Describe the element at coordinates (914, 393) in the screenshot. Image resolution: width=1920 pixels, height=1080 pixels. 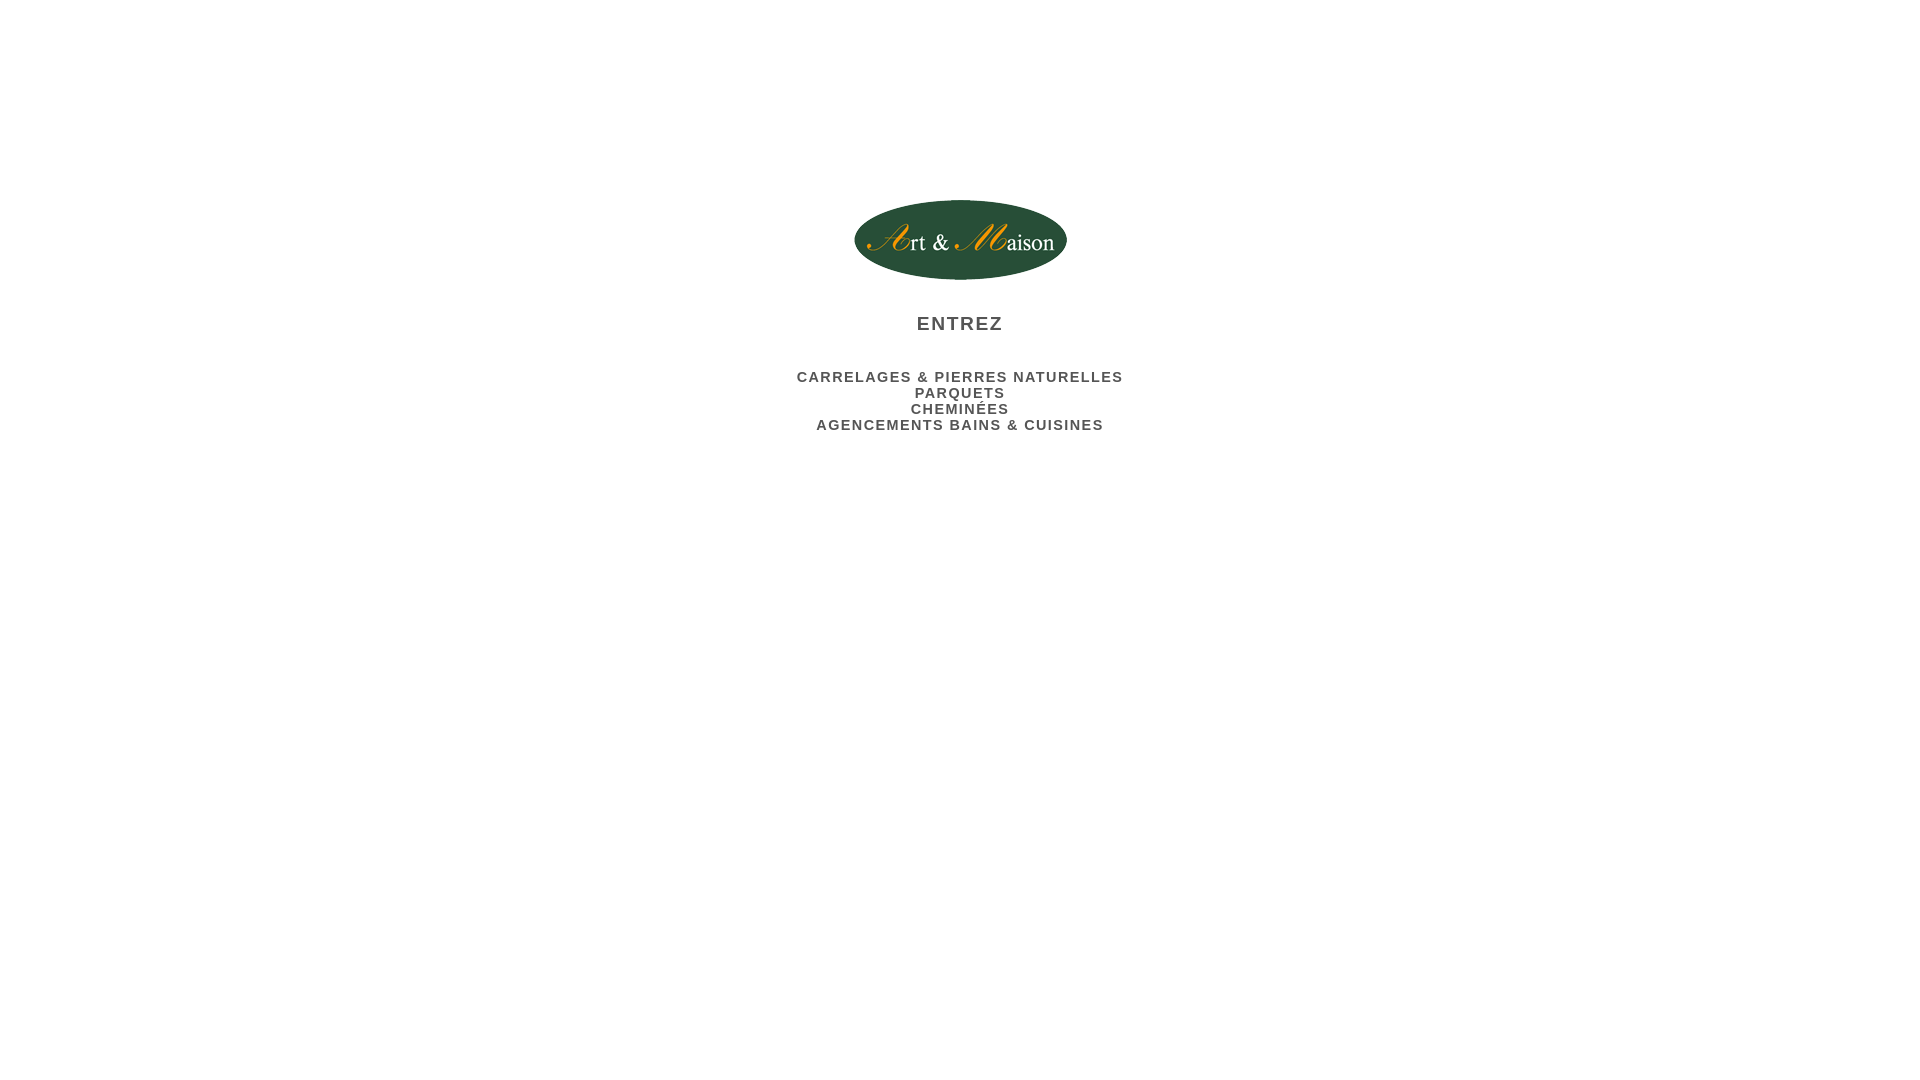
I see `'PARQUETS'` at that location.